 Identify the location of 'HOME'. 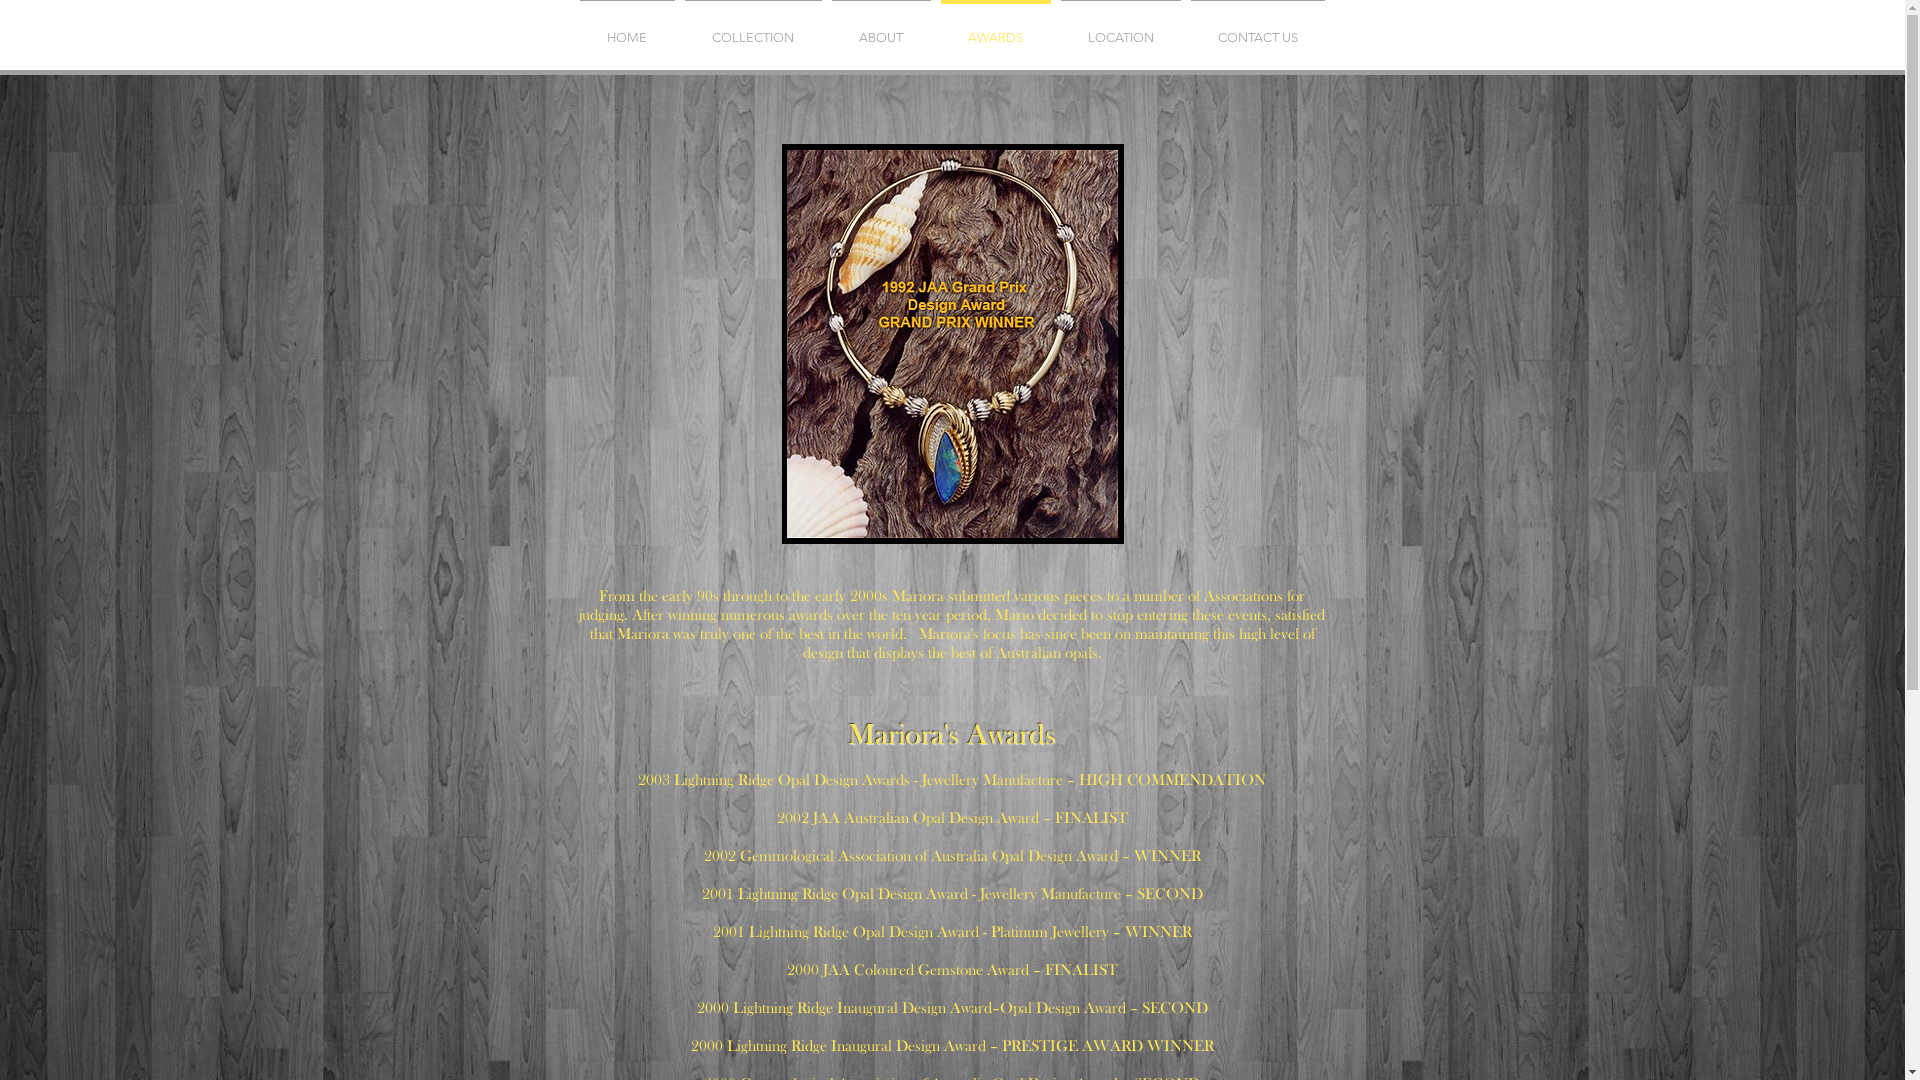
(625, 28).